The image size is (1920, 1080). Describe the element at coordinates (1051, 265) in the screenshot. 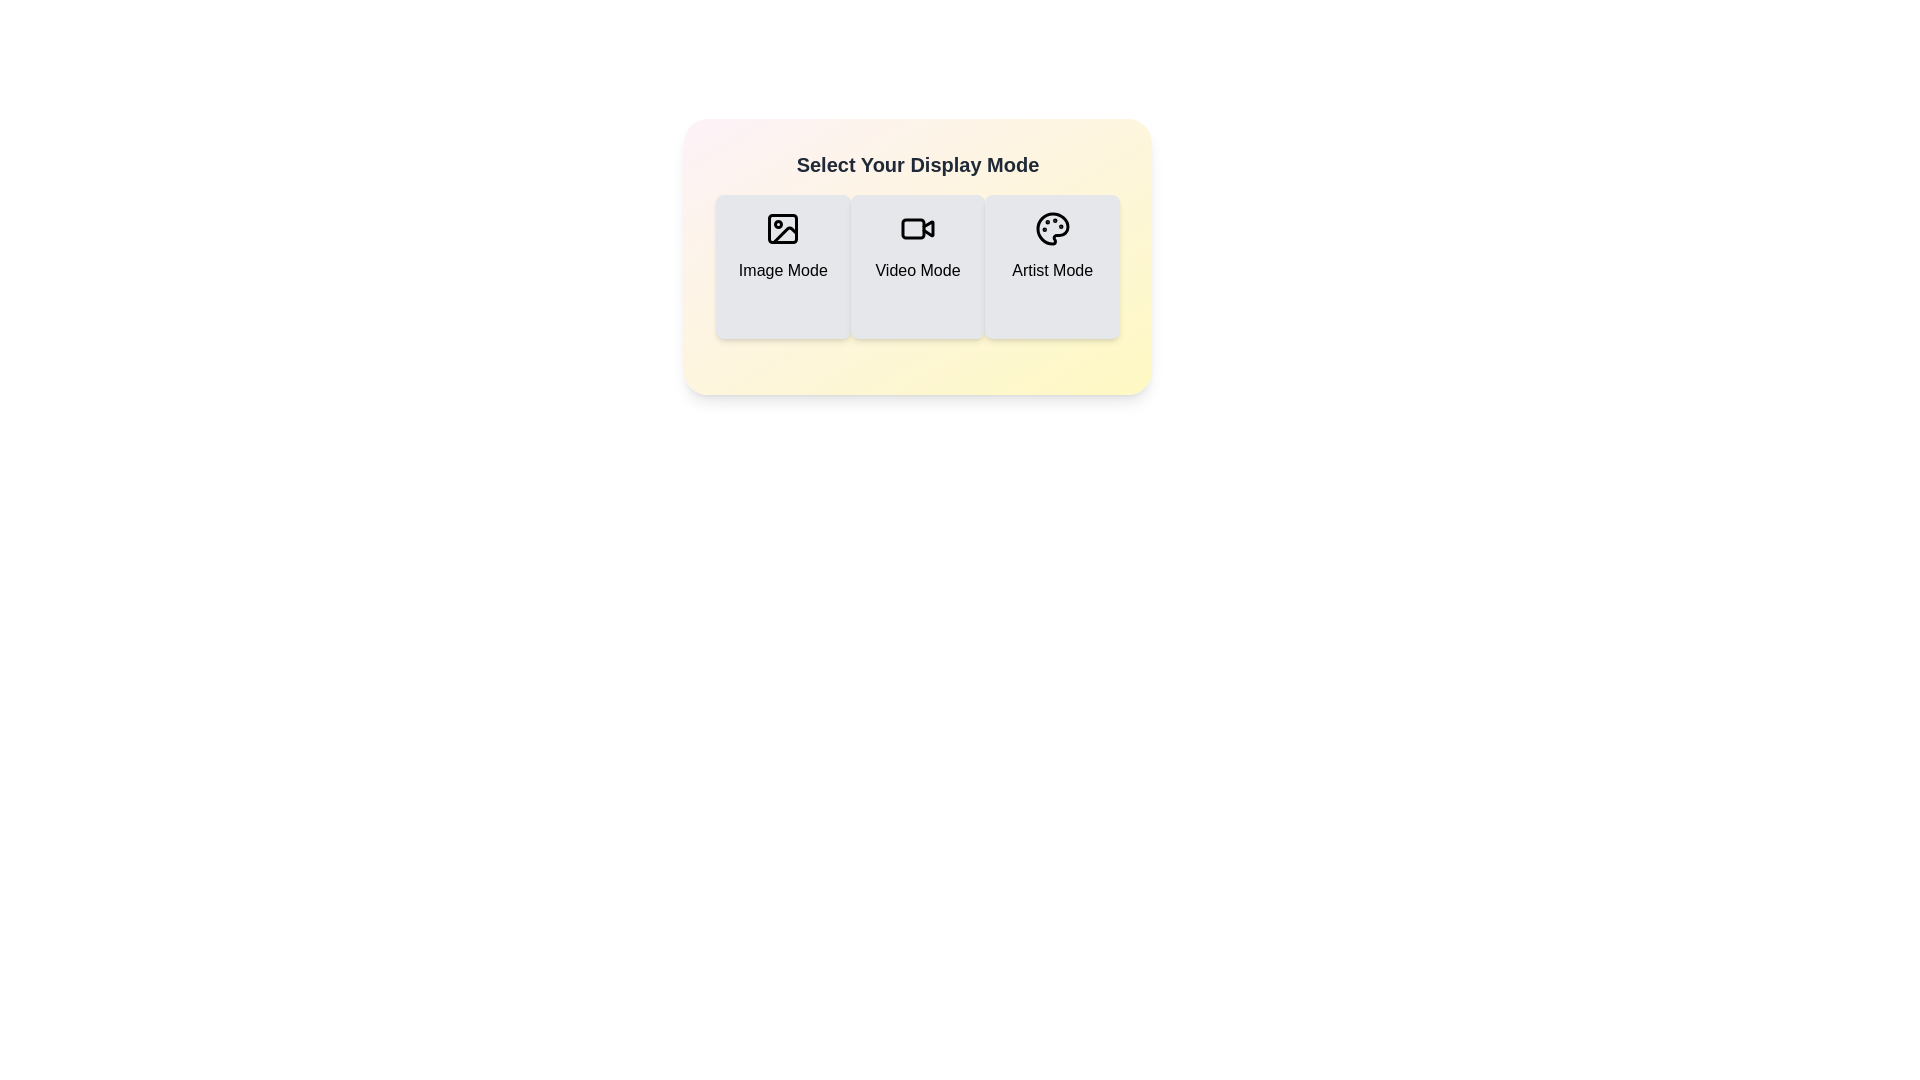

I see `the display mode Artist Mode to view its description` at that location.